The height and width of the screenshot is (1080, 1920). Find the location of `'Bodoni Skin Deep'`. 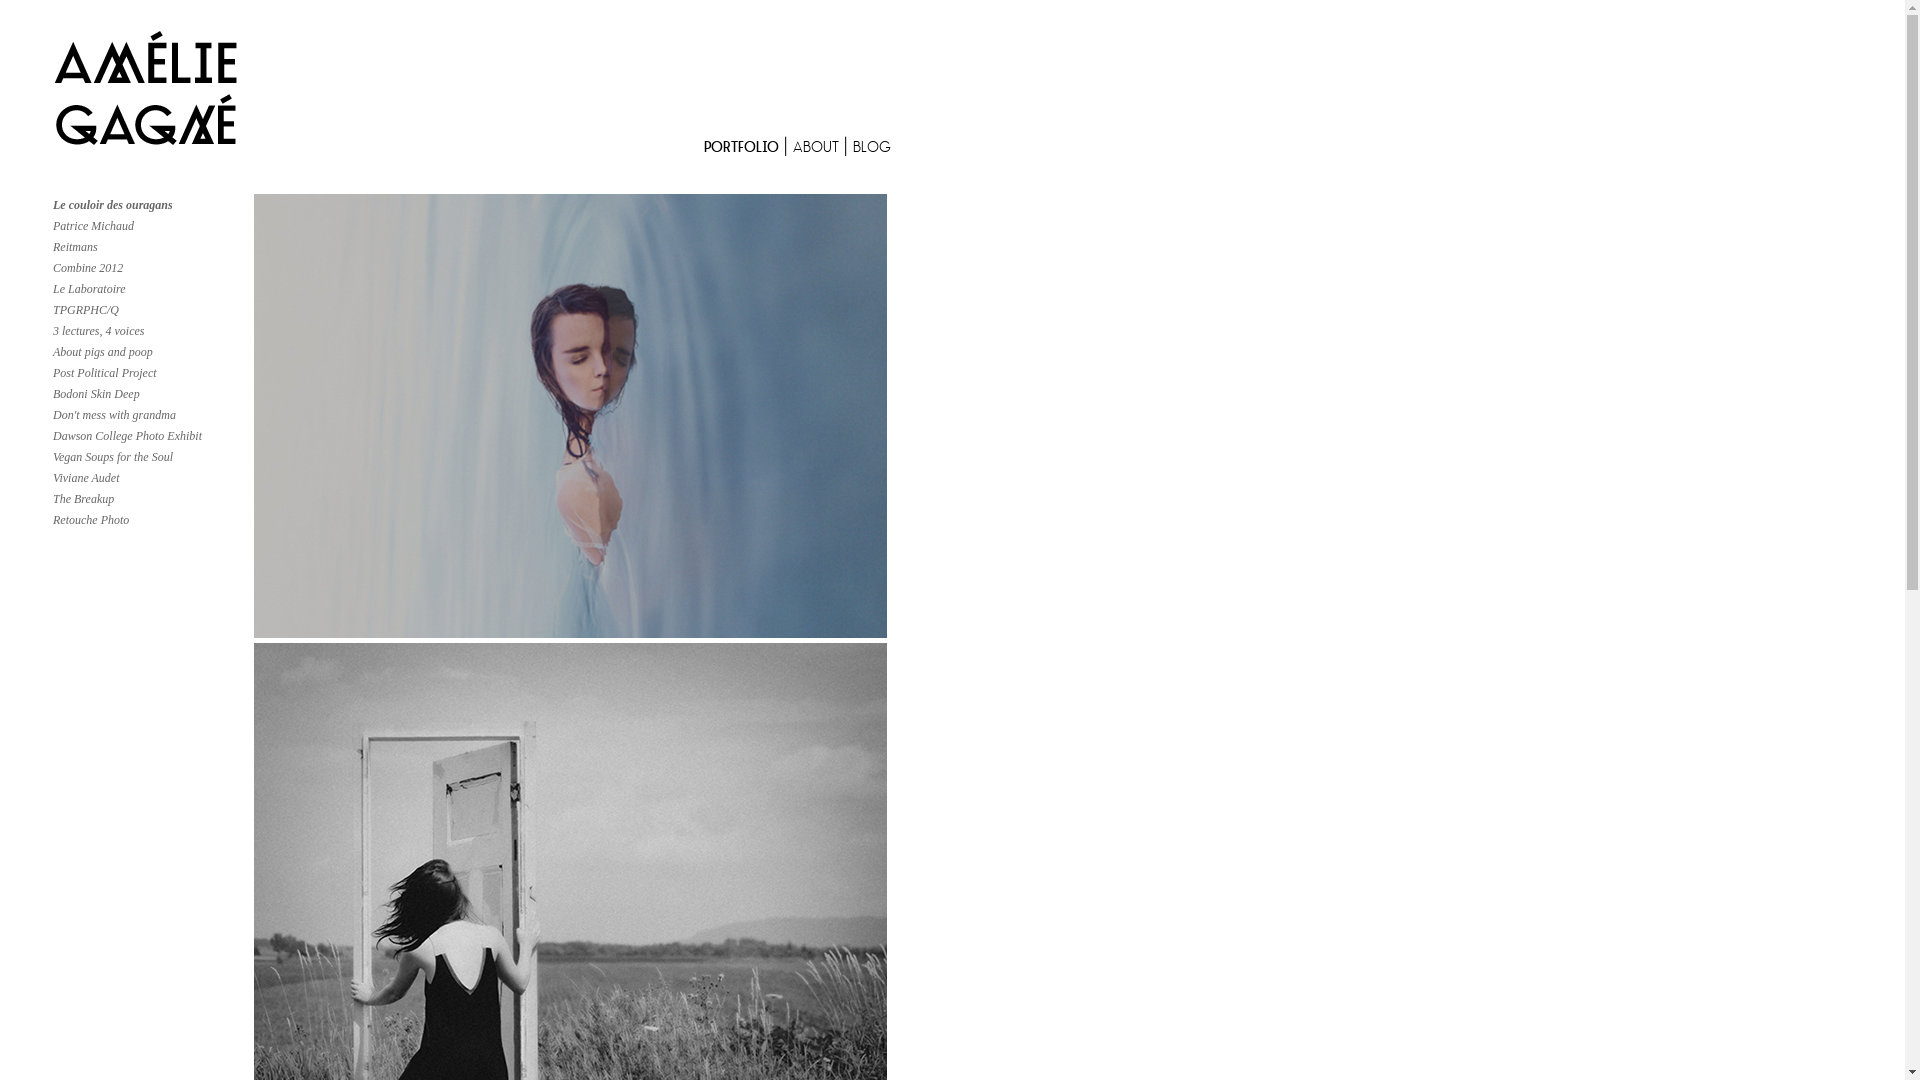

'Bodoni Skin Deep' is located at coordinates (95, 393).